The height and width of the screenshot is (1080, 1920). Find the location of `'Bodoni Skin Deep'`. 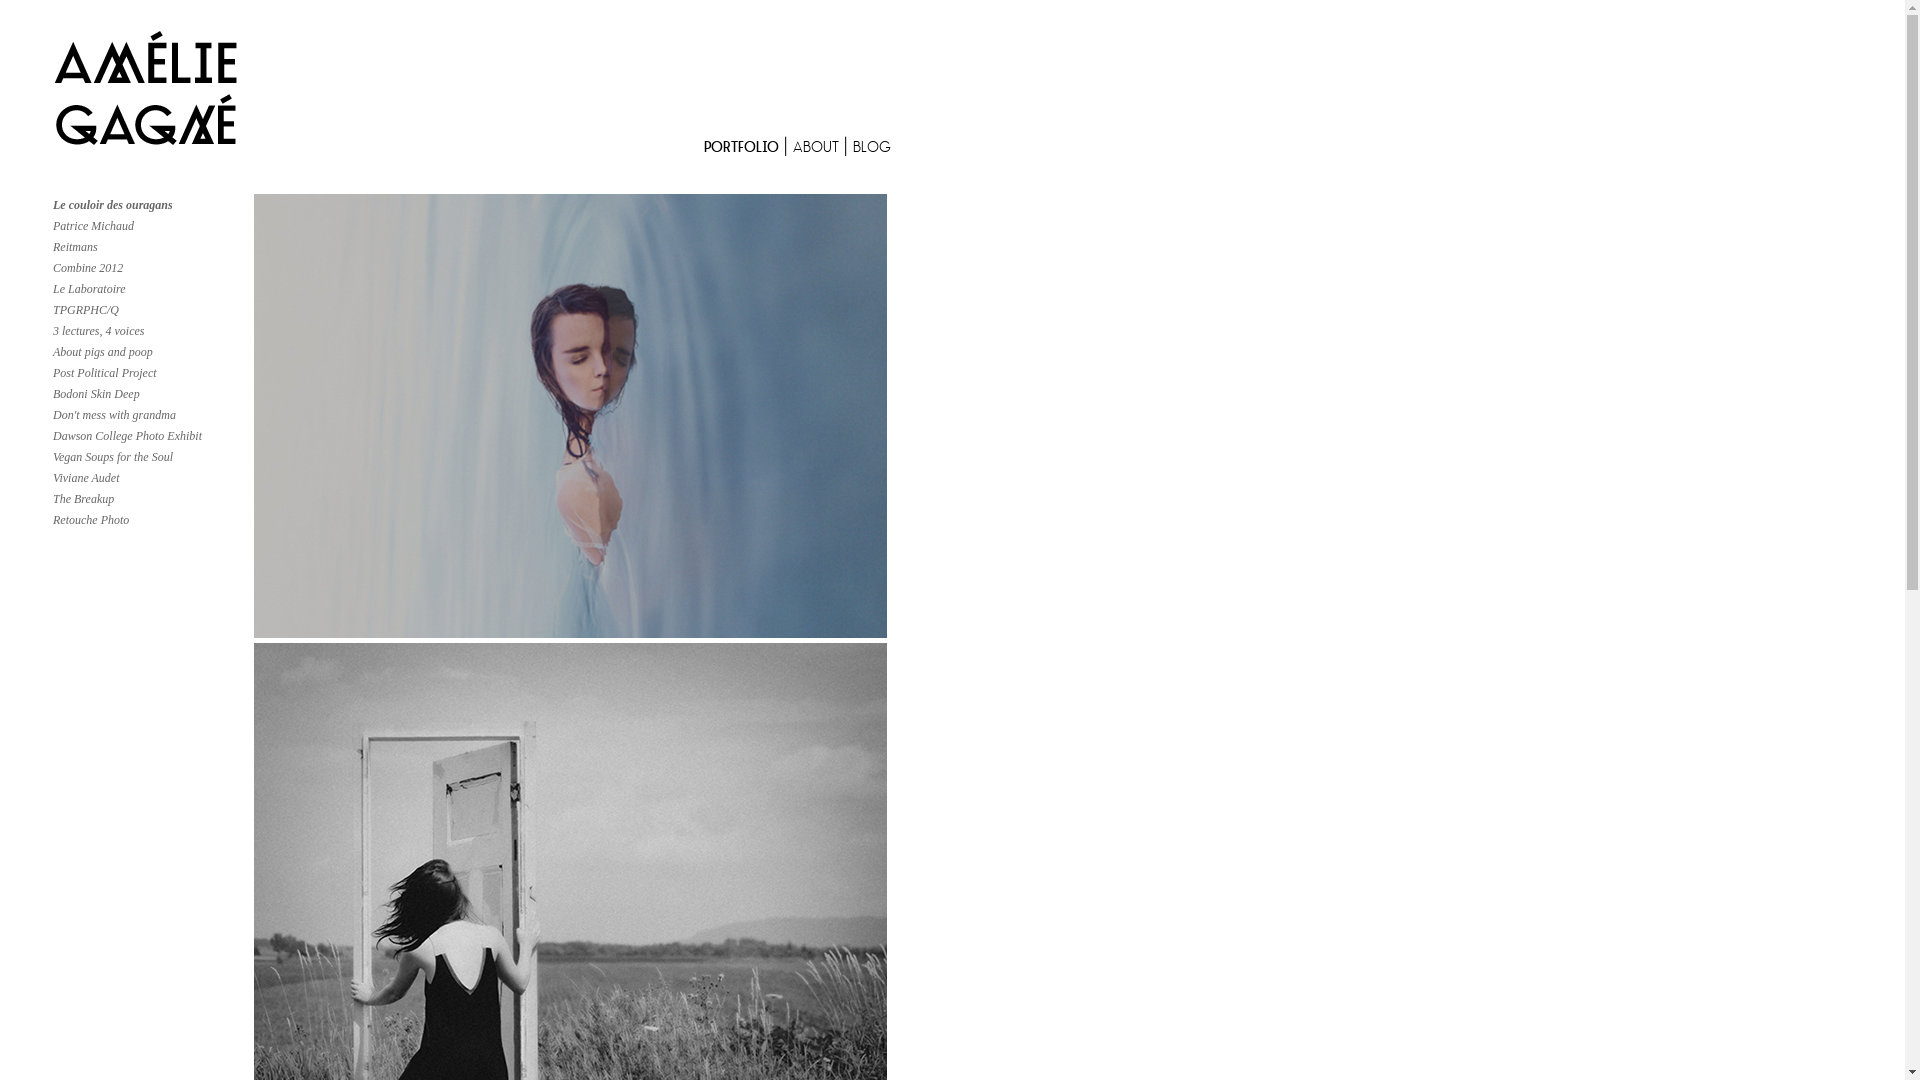

'Bodoni Skin Deep' is located at coordinates (95, 393).